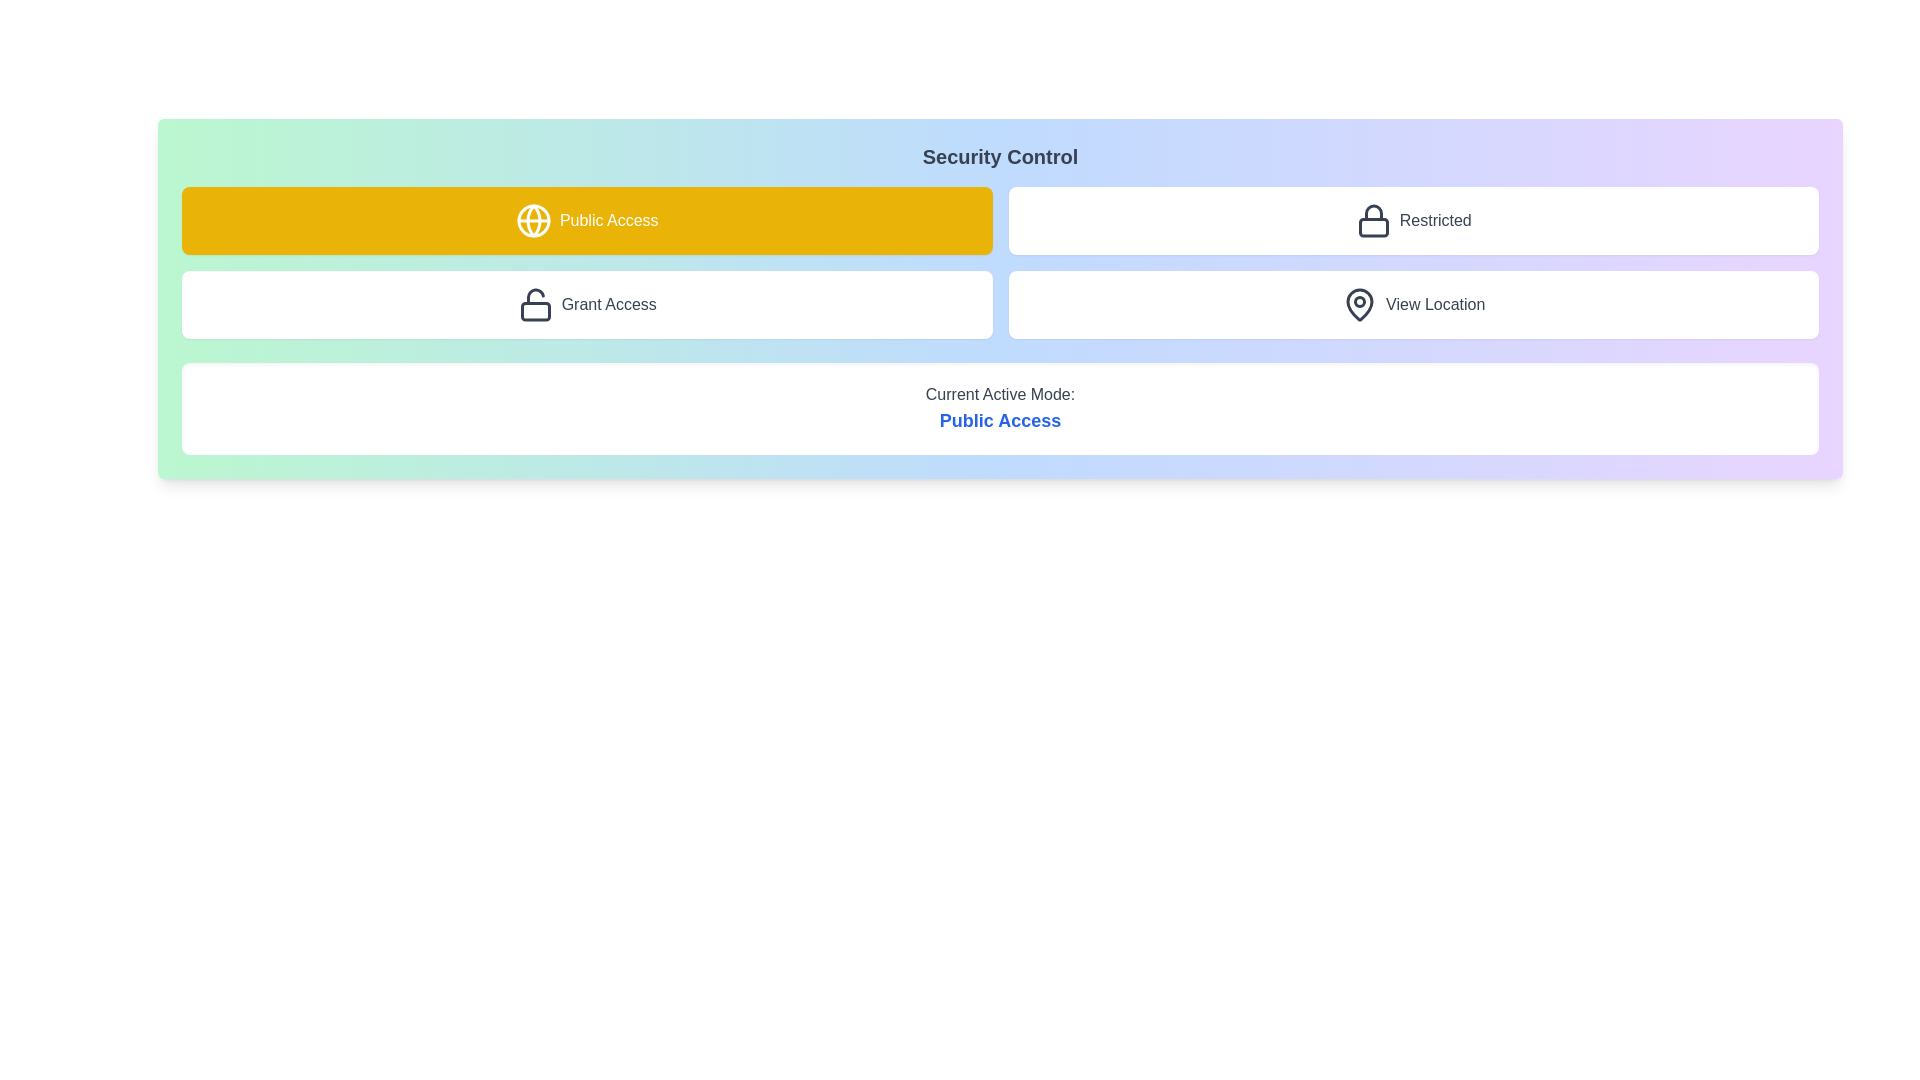 The image size is (1920, 1080). I want to click on the mode Grant Access by clicking on the corresponding button, so click(586, 304).